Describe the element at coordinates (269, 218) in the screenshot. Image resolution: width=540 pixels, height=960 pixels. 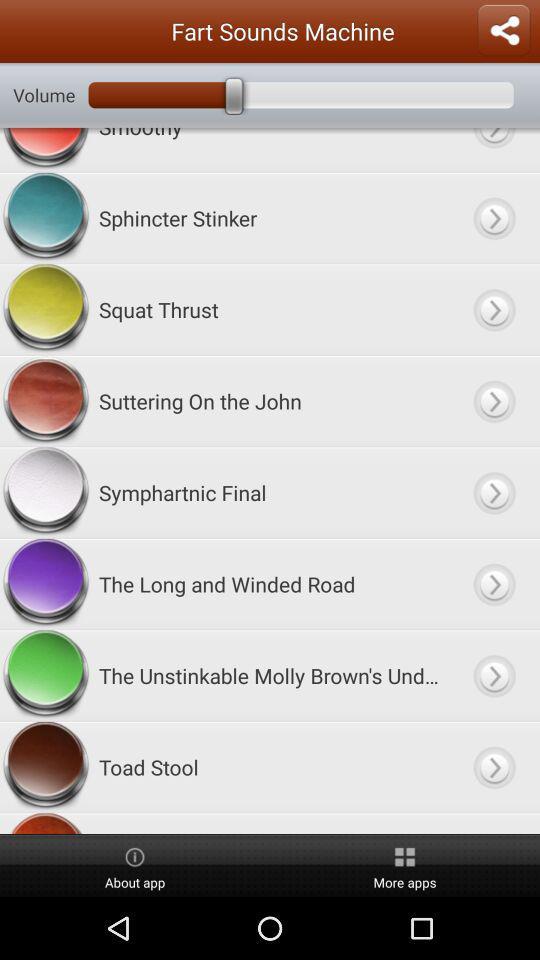
I see `sphincter stinker app` at that location.